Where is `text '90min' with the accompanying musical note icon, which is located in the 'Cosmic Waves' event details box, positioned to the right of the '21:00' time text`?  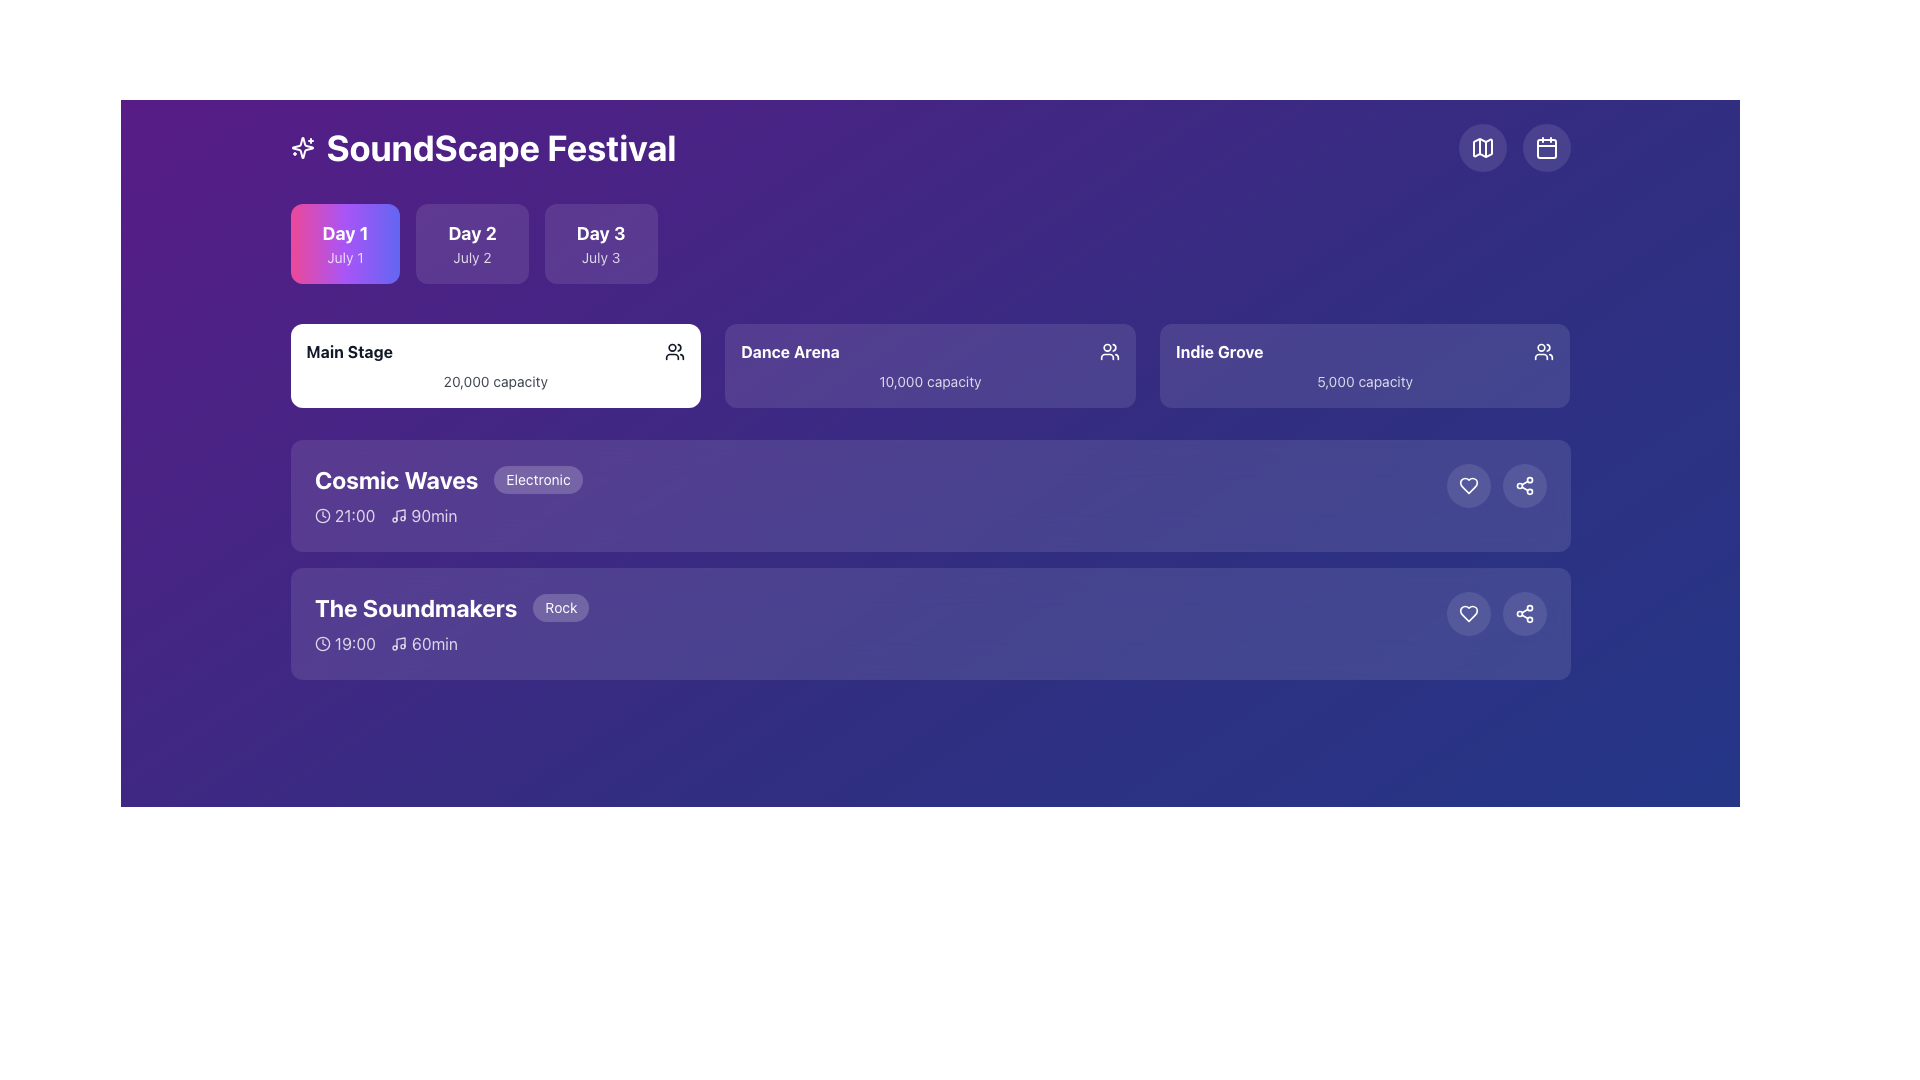
text '90min' with the accompanying musical note icon, which is located in the 'Cosmic Waves' event details box, positioned to the right of the '21:00' time text is located at coordinates (422, 515).